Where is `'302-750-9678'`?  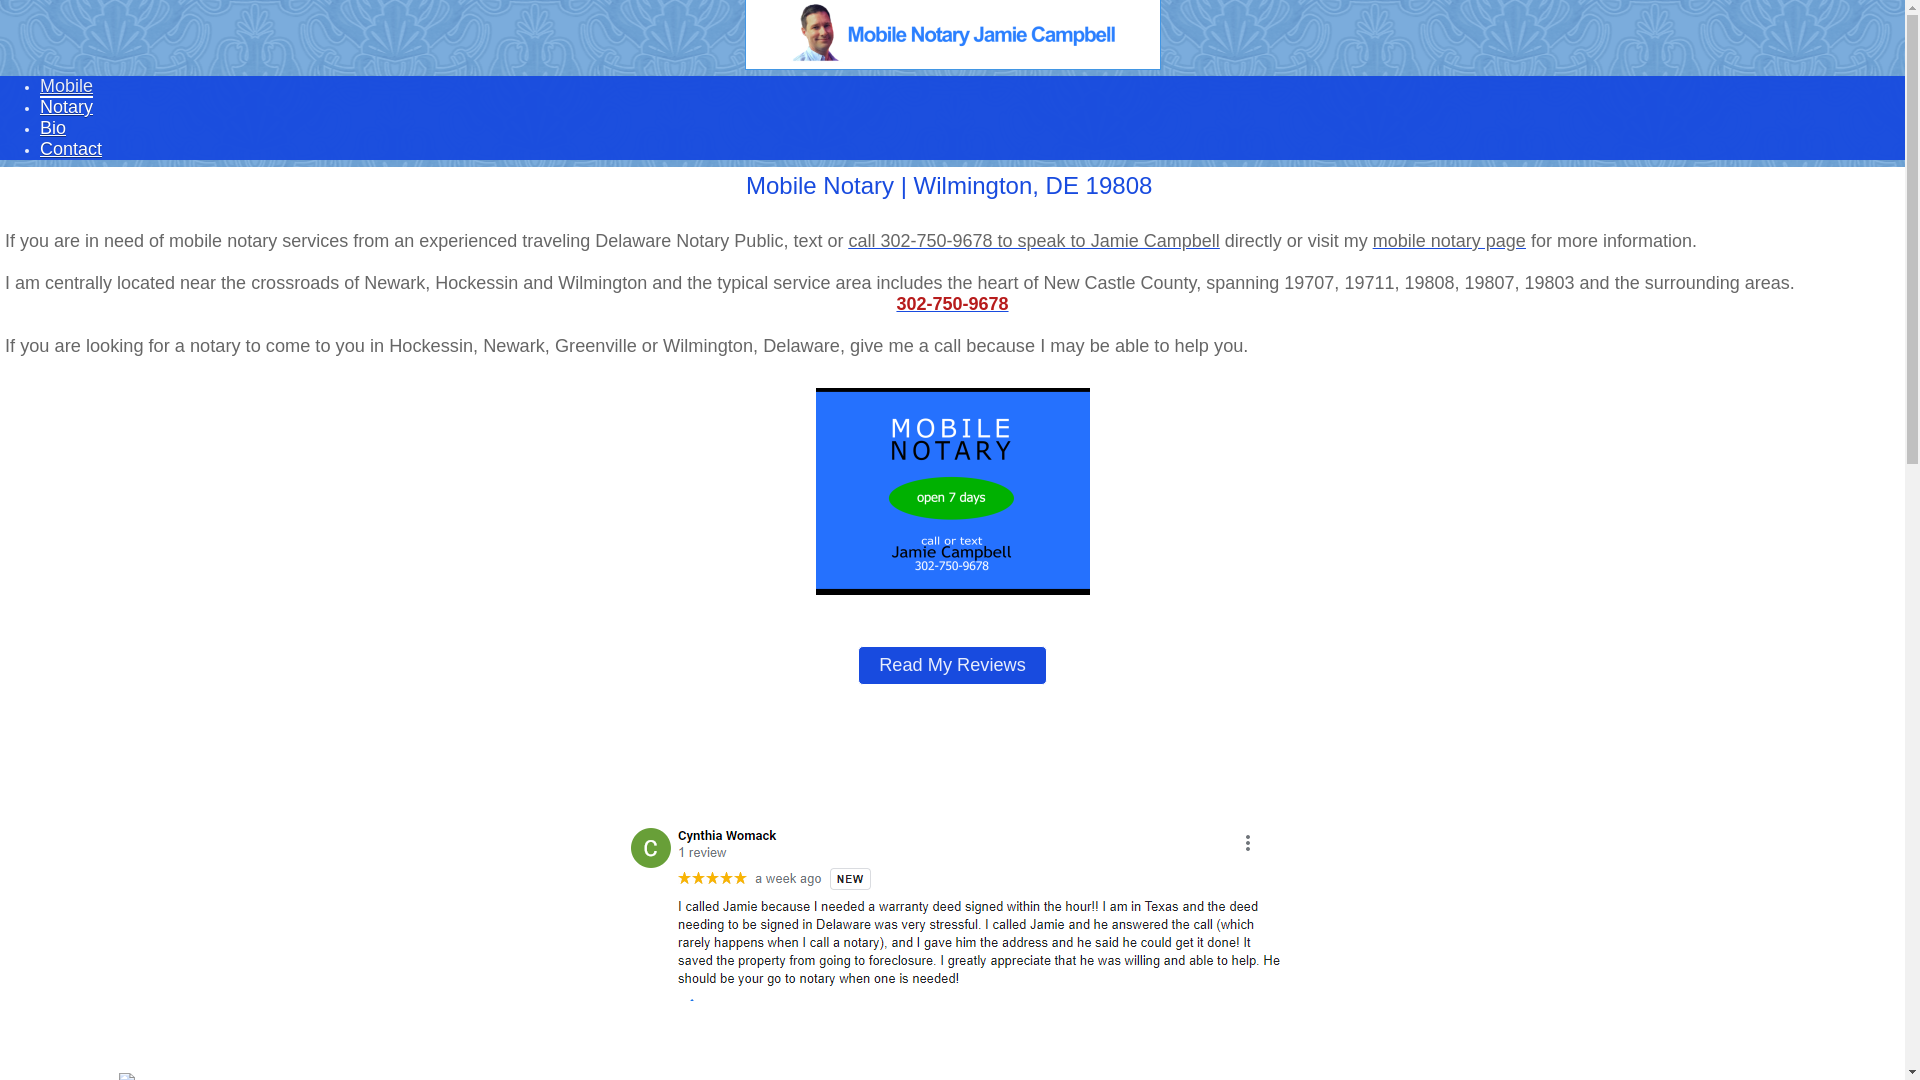 '302-750-9678' is located at coordinates (950, 304).